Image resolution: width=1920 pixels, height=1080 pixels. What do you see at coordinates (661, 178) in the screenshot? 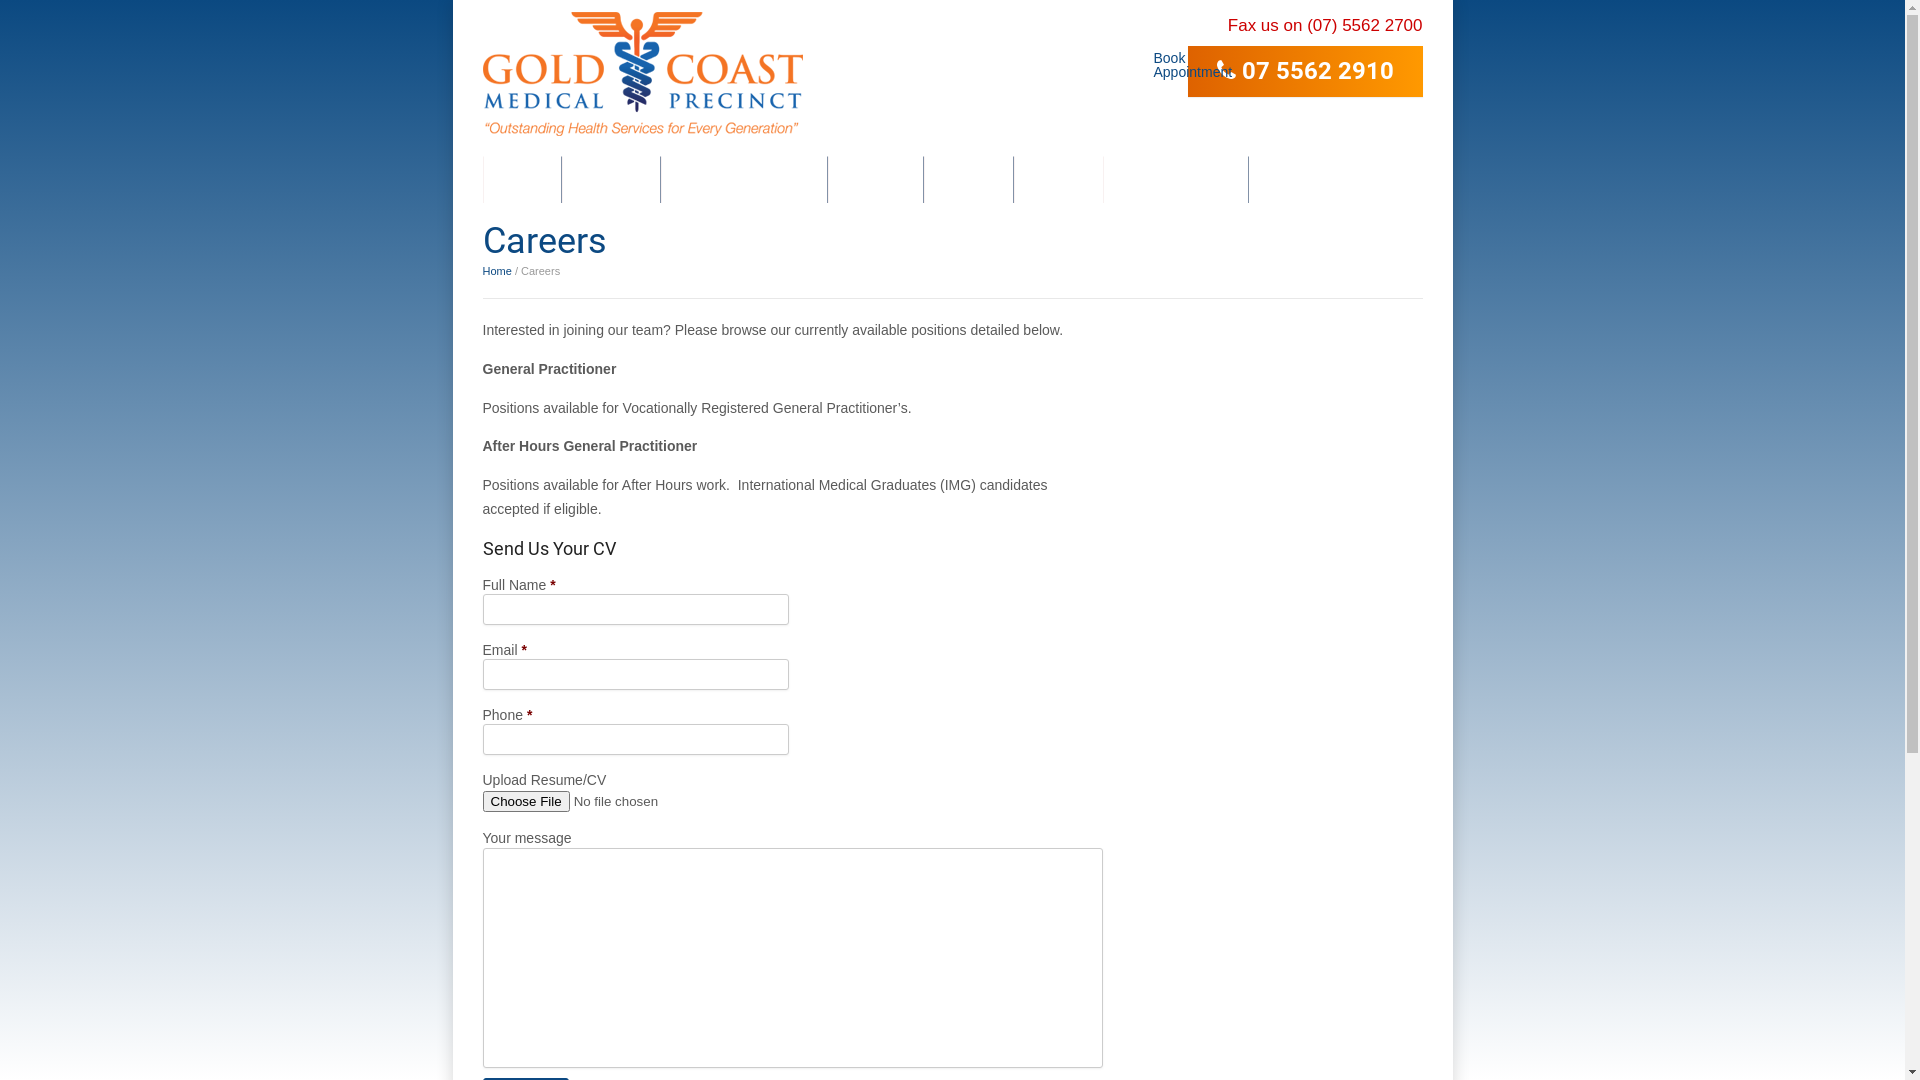
I see `'Practice Information'` at bounding box center [661, 178].